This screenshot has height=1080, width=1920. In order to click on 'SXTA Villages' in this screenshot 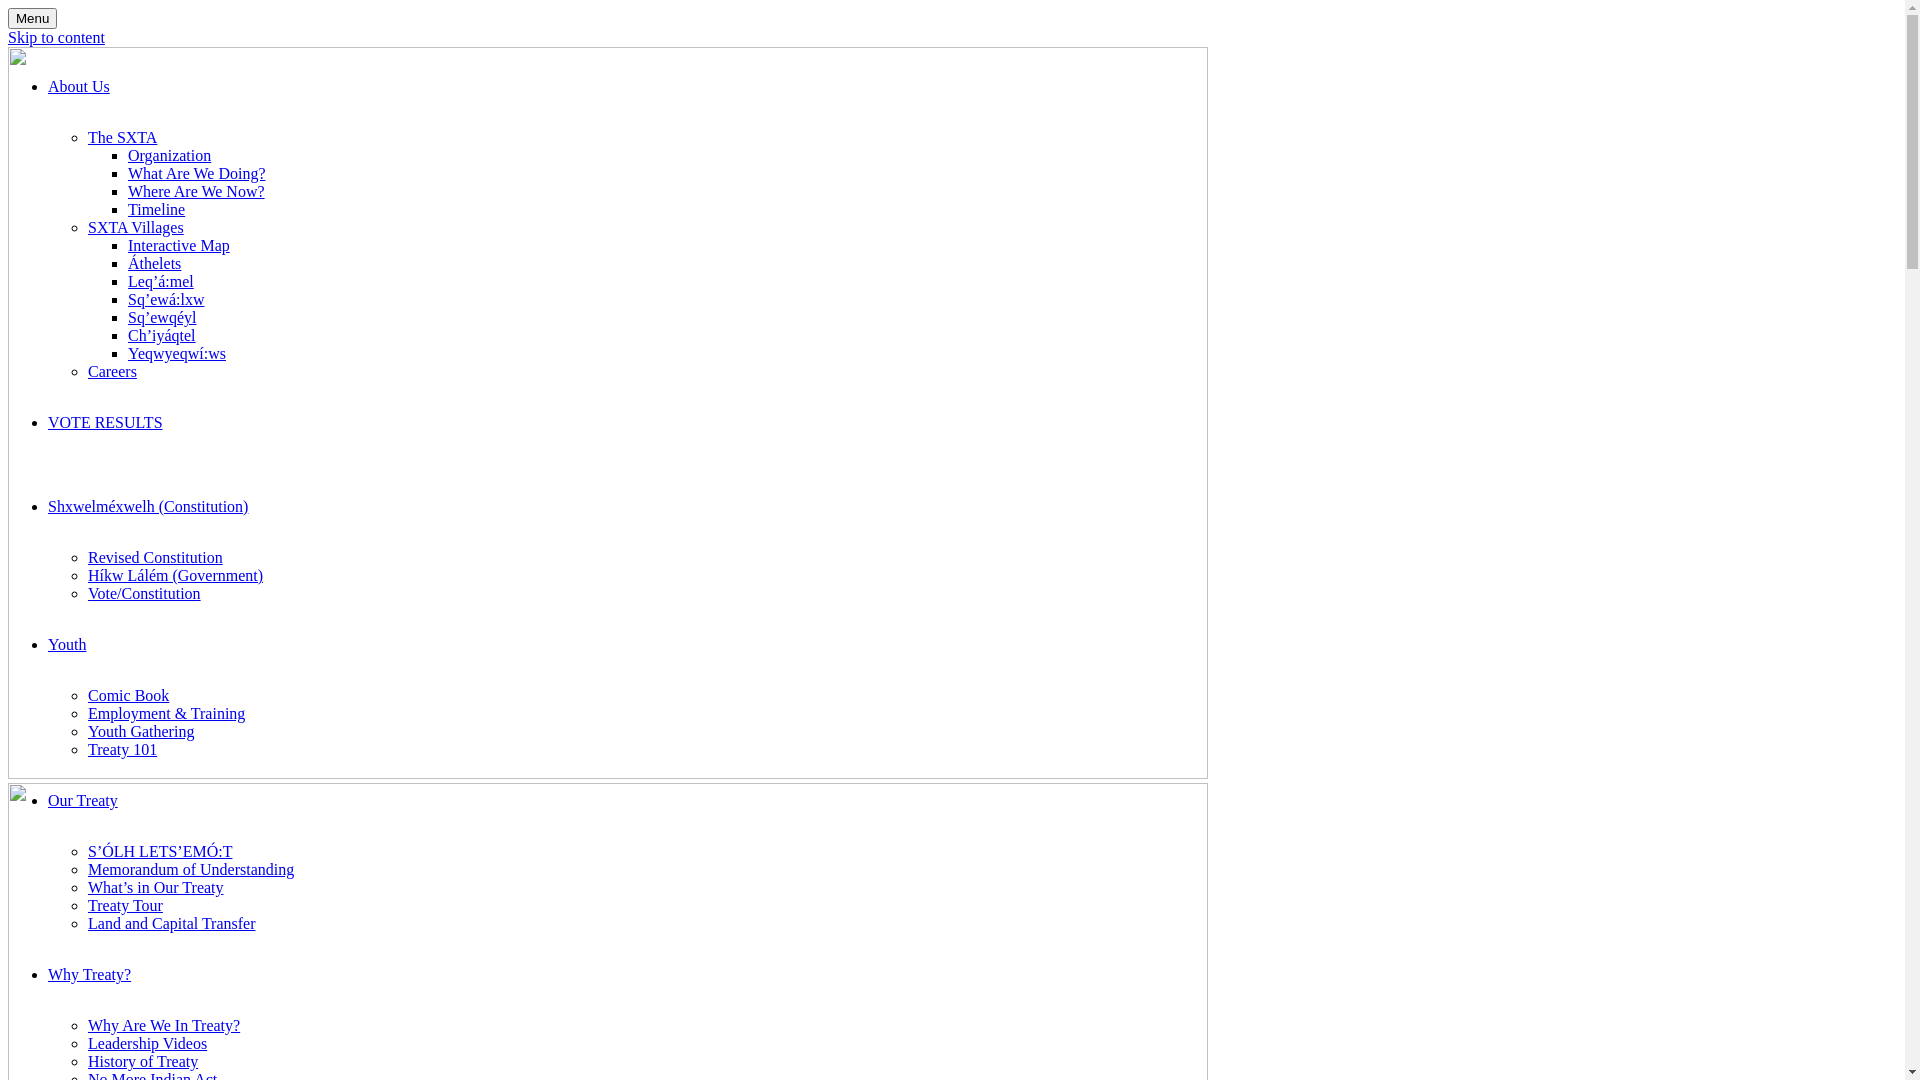, I will do `click(86, 226)`.